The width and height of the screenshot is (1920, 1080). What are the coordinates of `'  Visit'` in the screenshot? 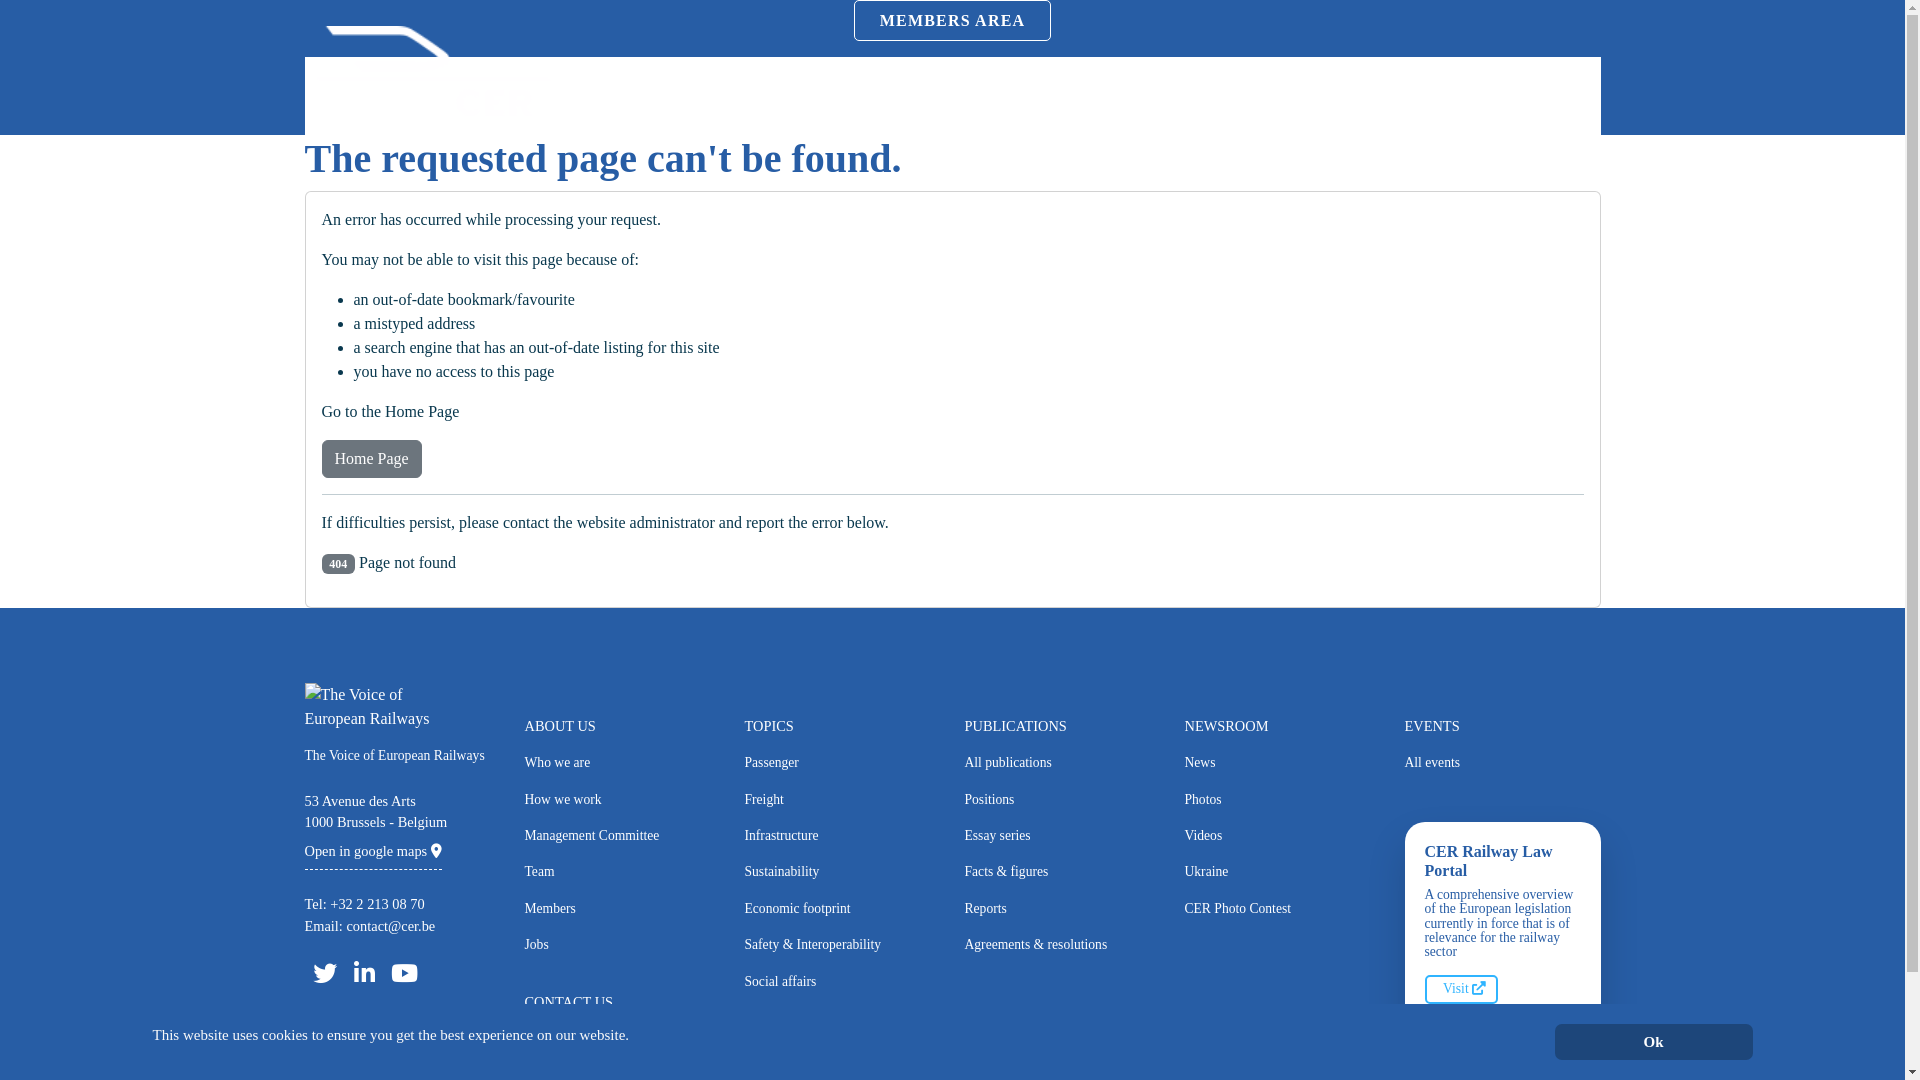 It's located at (1460, 987).